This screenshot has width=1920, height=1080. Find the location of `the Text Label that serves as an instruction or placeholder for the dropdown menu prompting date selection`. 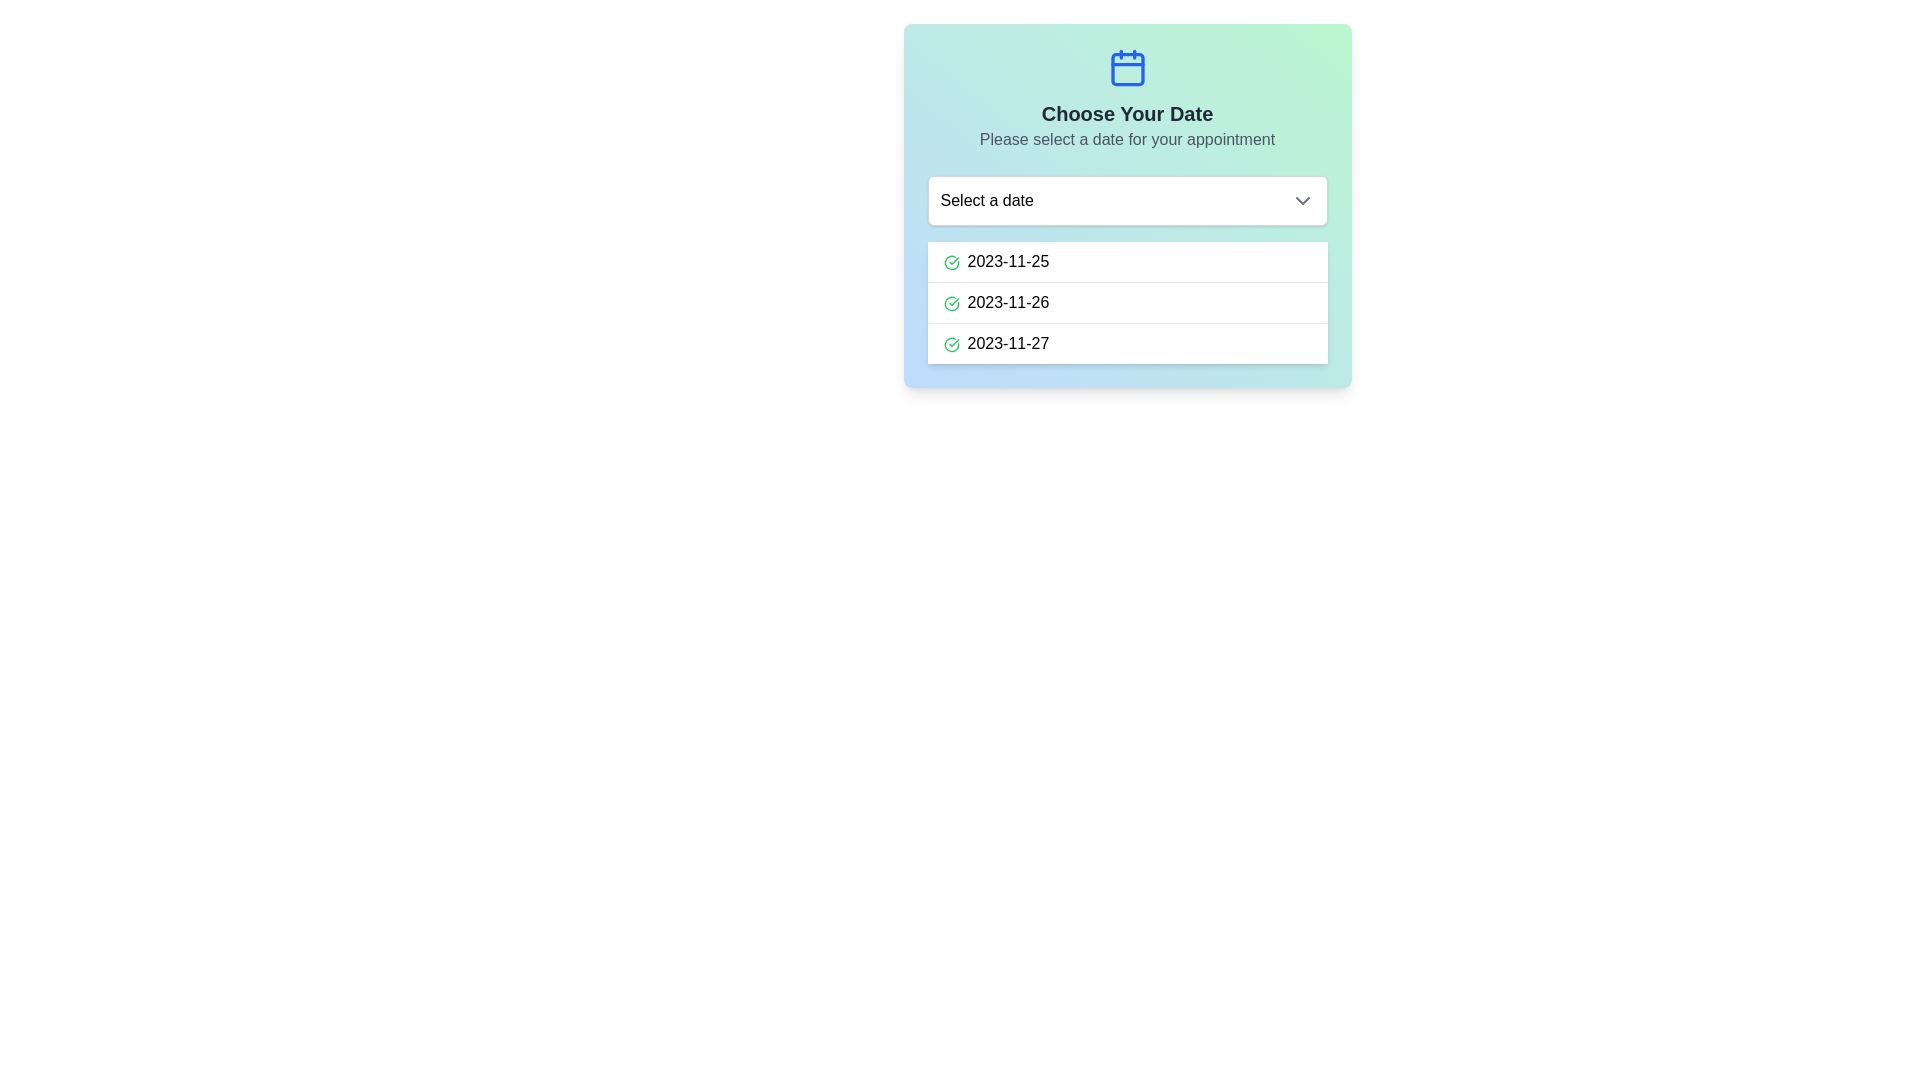

the Text Label that serves as an instruction or placeholder for the dropdown menu prompting date selection is located at coordinates (987, 200).